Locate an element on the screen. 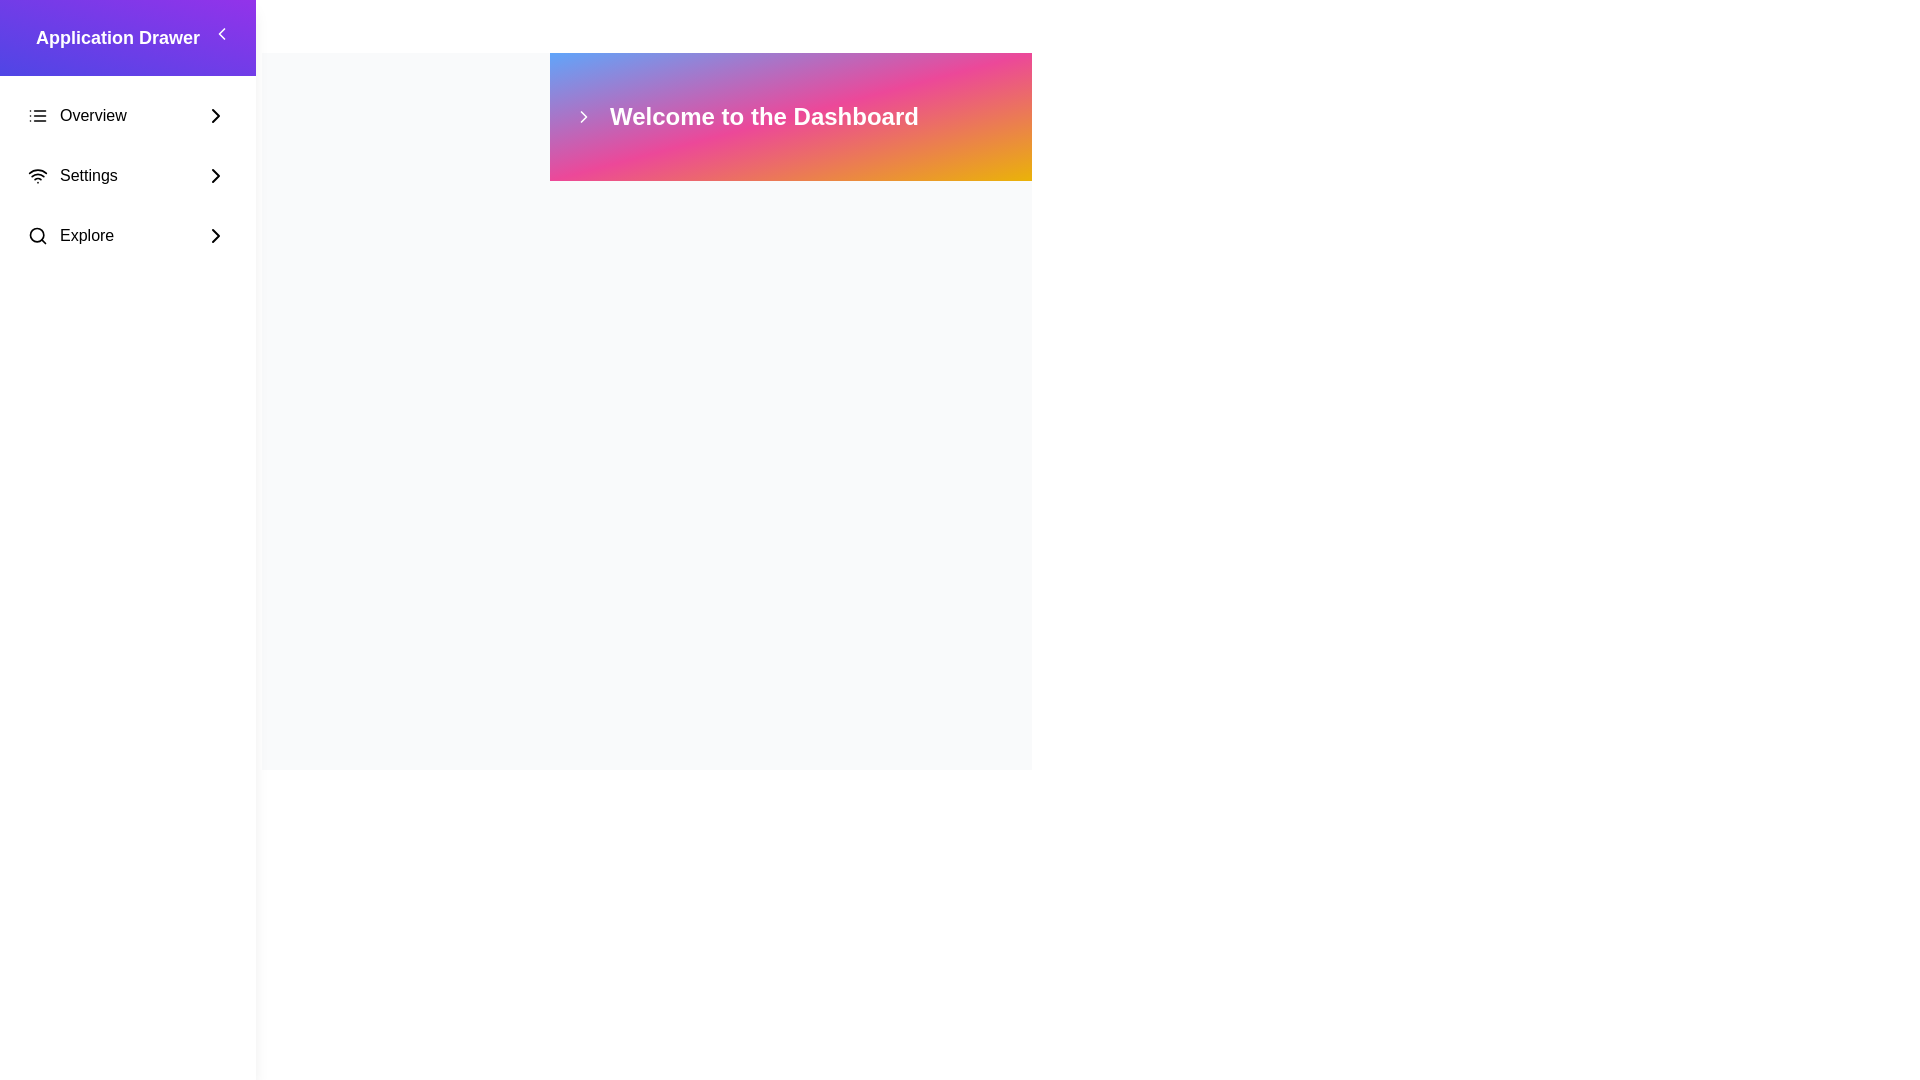  the header banner component that welcomes users to the dashboard section of the application is located at coordinates (790, 116).